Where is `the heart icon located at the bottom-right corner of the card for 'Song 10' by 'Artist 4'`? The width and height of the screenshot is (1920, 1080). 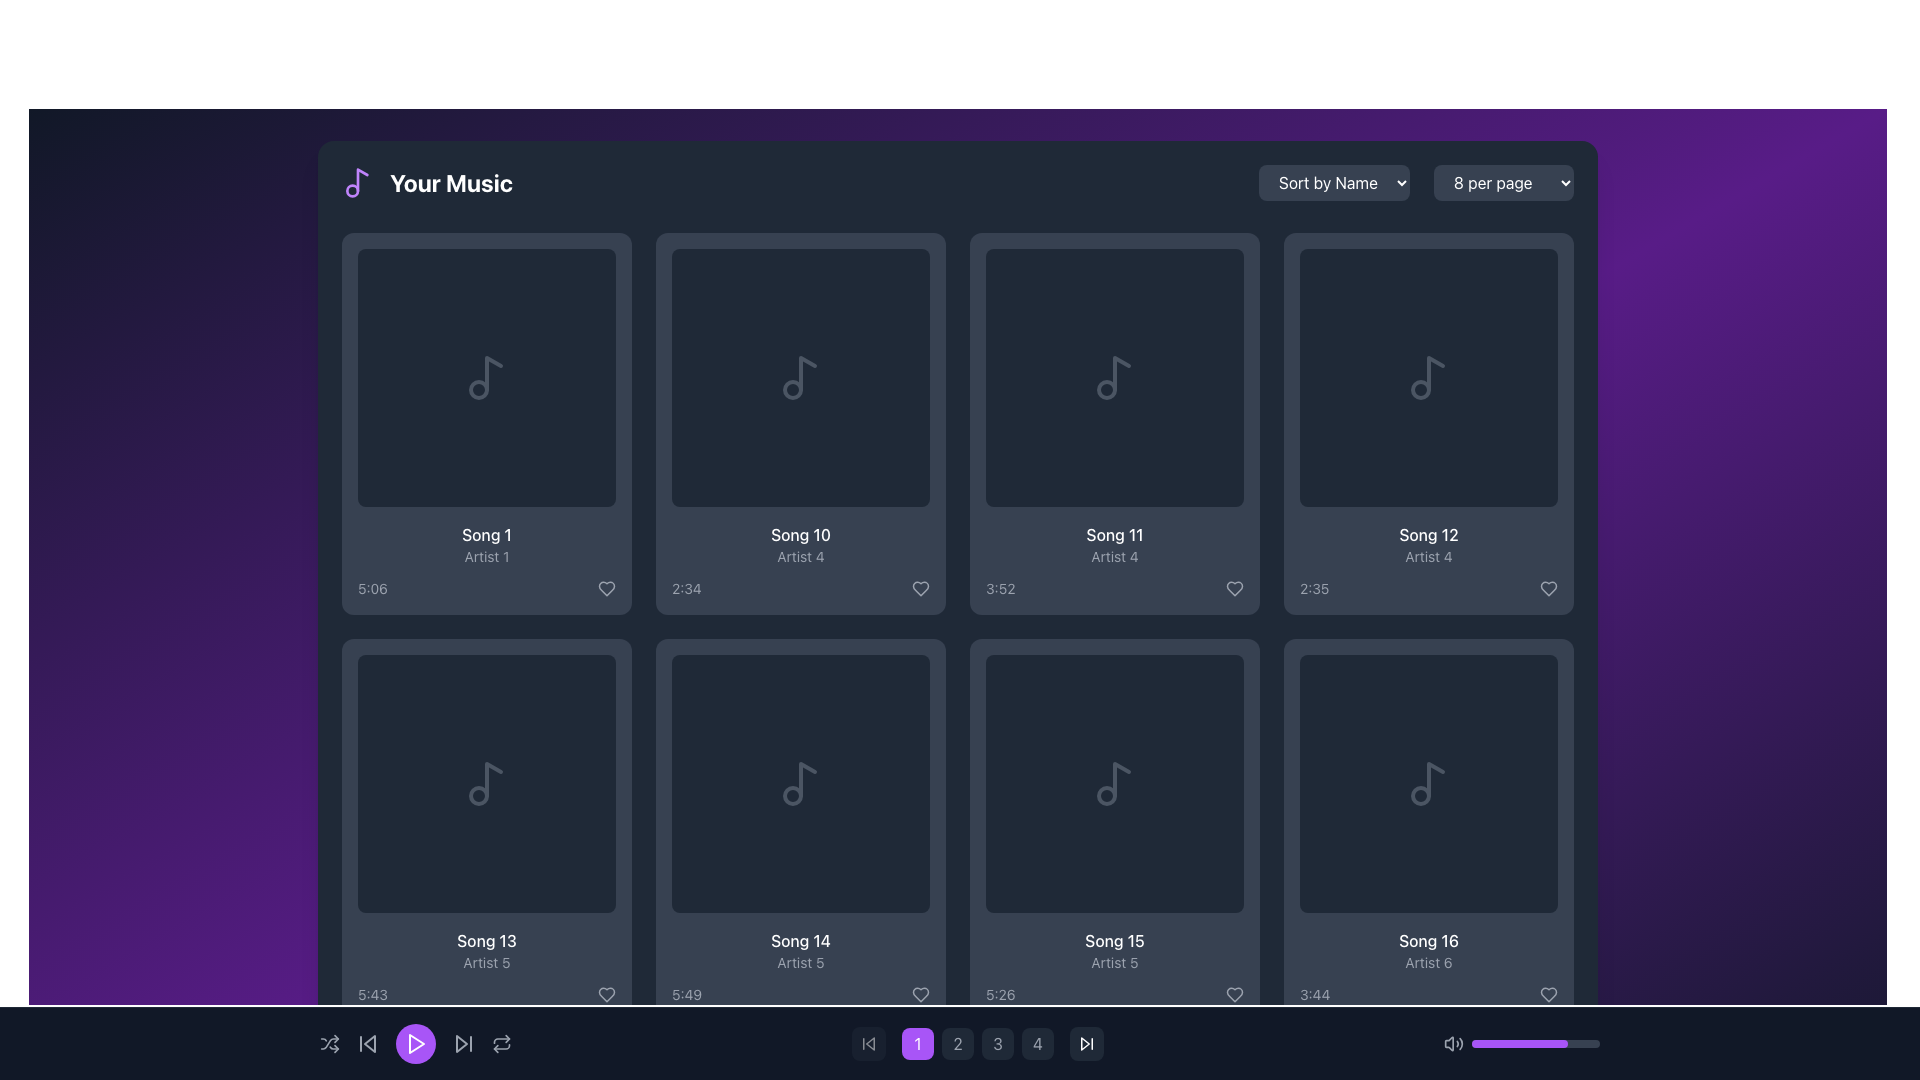
the heart icon located at the bottom-right corner of the card for 'Song 10' by 'Artist 4' is located at coordinates (920, 588).